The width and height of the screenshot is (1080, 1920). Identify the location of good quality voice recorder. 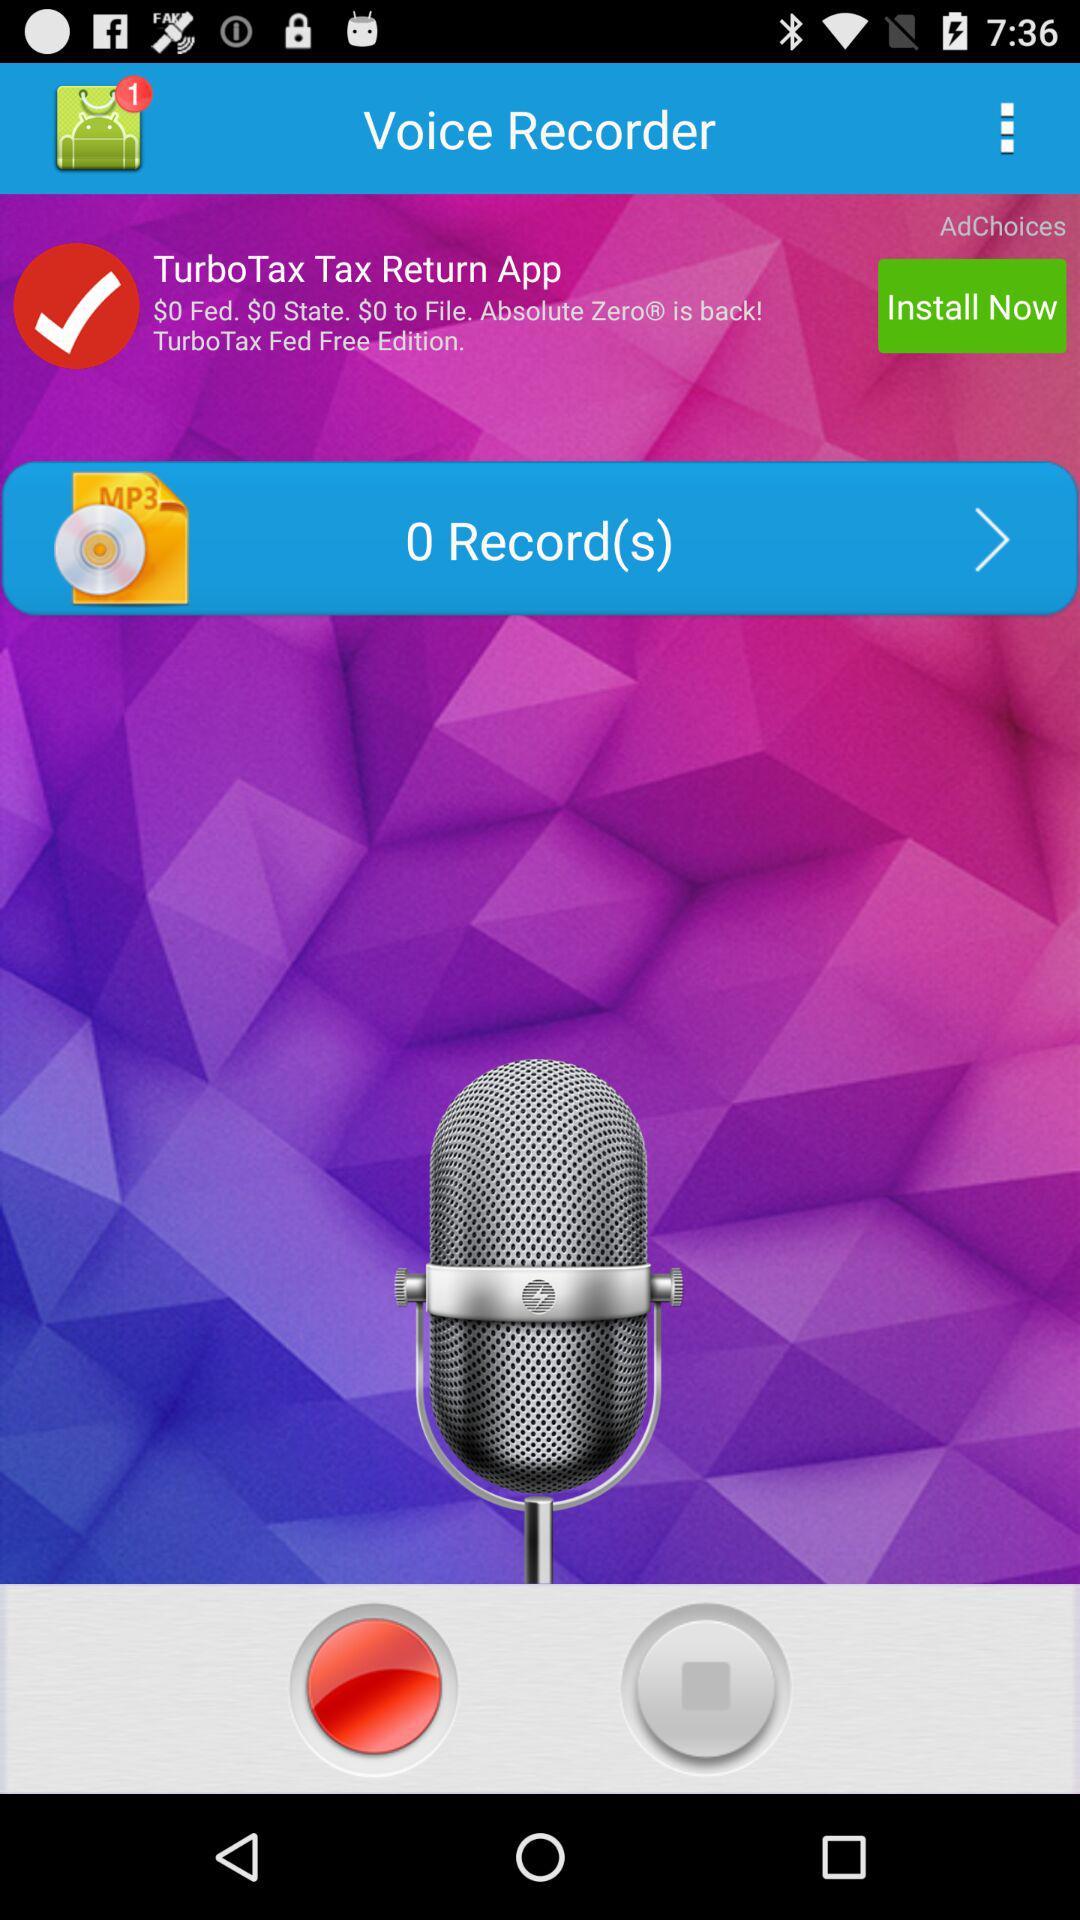
(99, 127).